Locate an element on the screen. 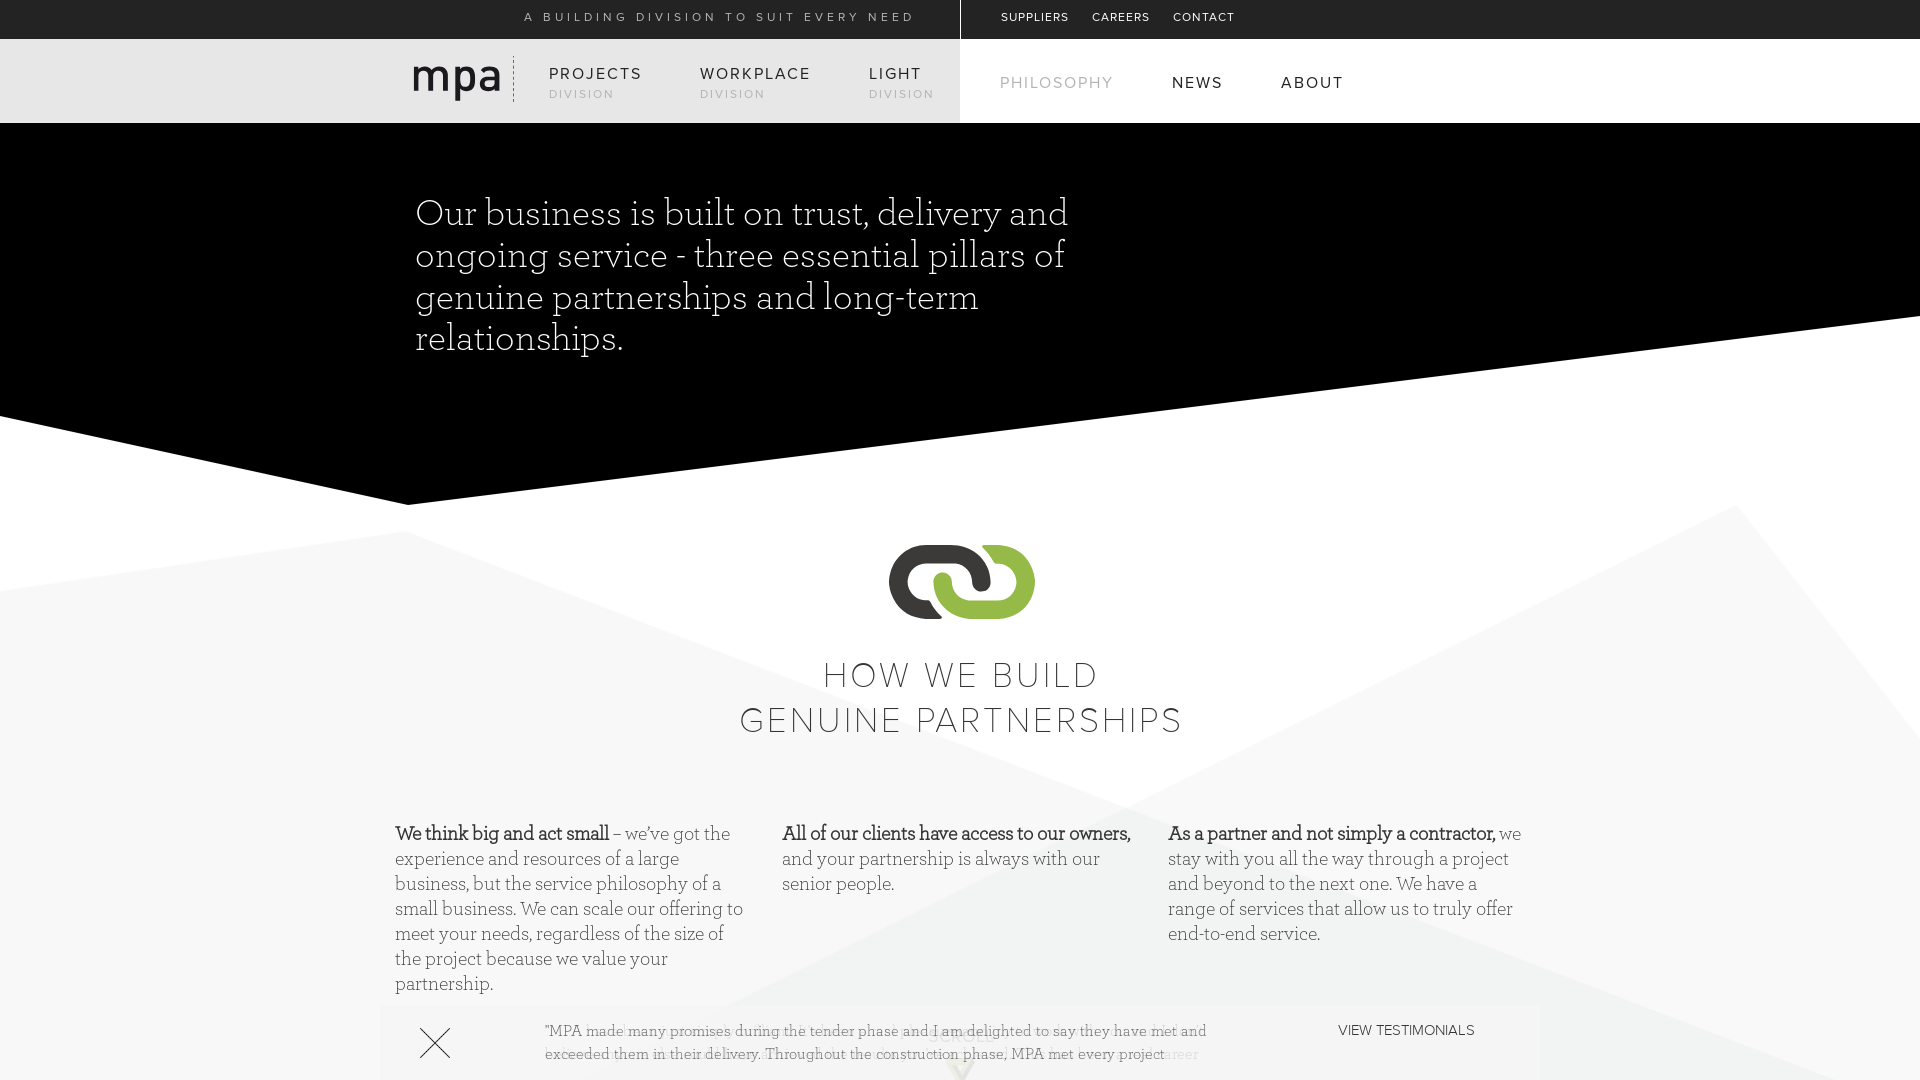 This screenshot has width=1920, height=1080. 'LIGHT is located at coordinates (901, 82).